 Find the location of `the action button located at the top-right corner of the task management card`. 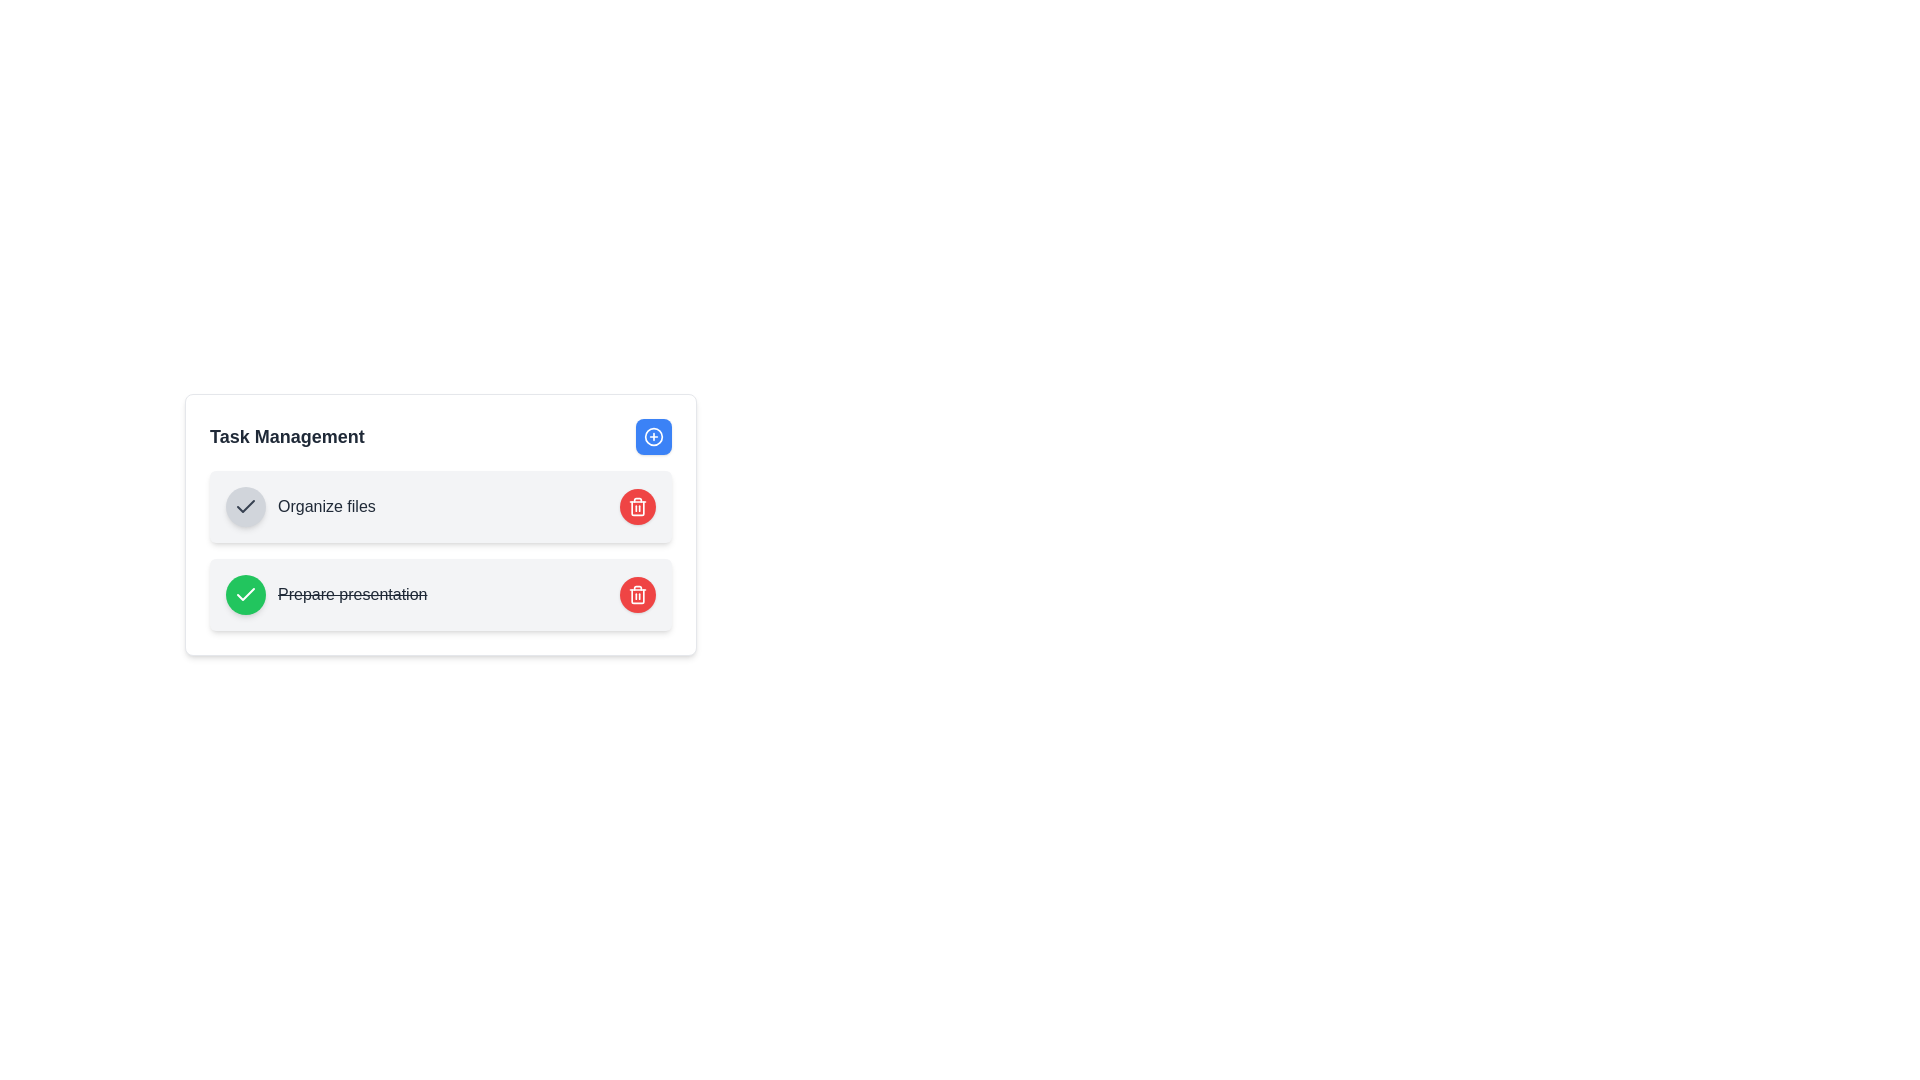

the action button located at the top-right corner of the task management card is located at coordinates (653, 435).